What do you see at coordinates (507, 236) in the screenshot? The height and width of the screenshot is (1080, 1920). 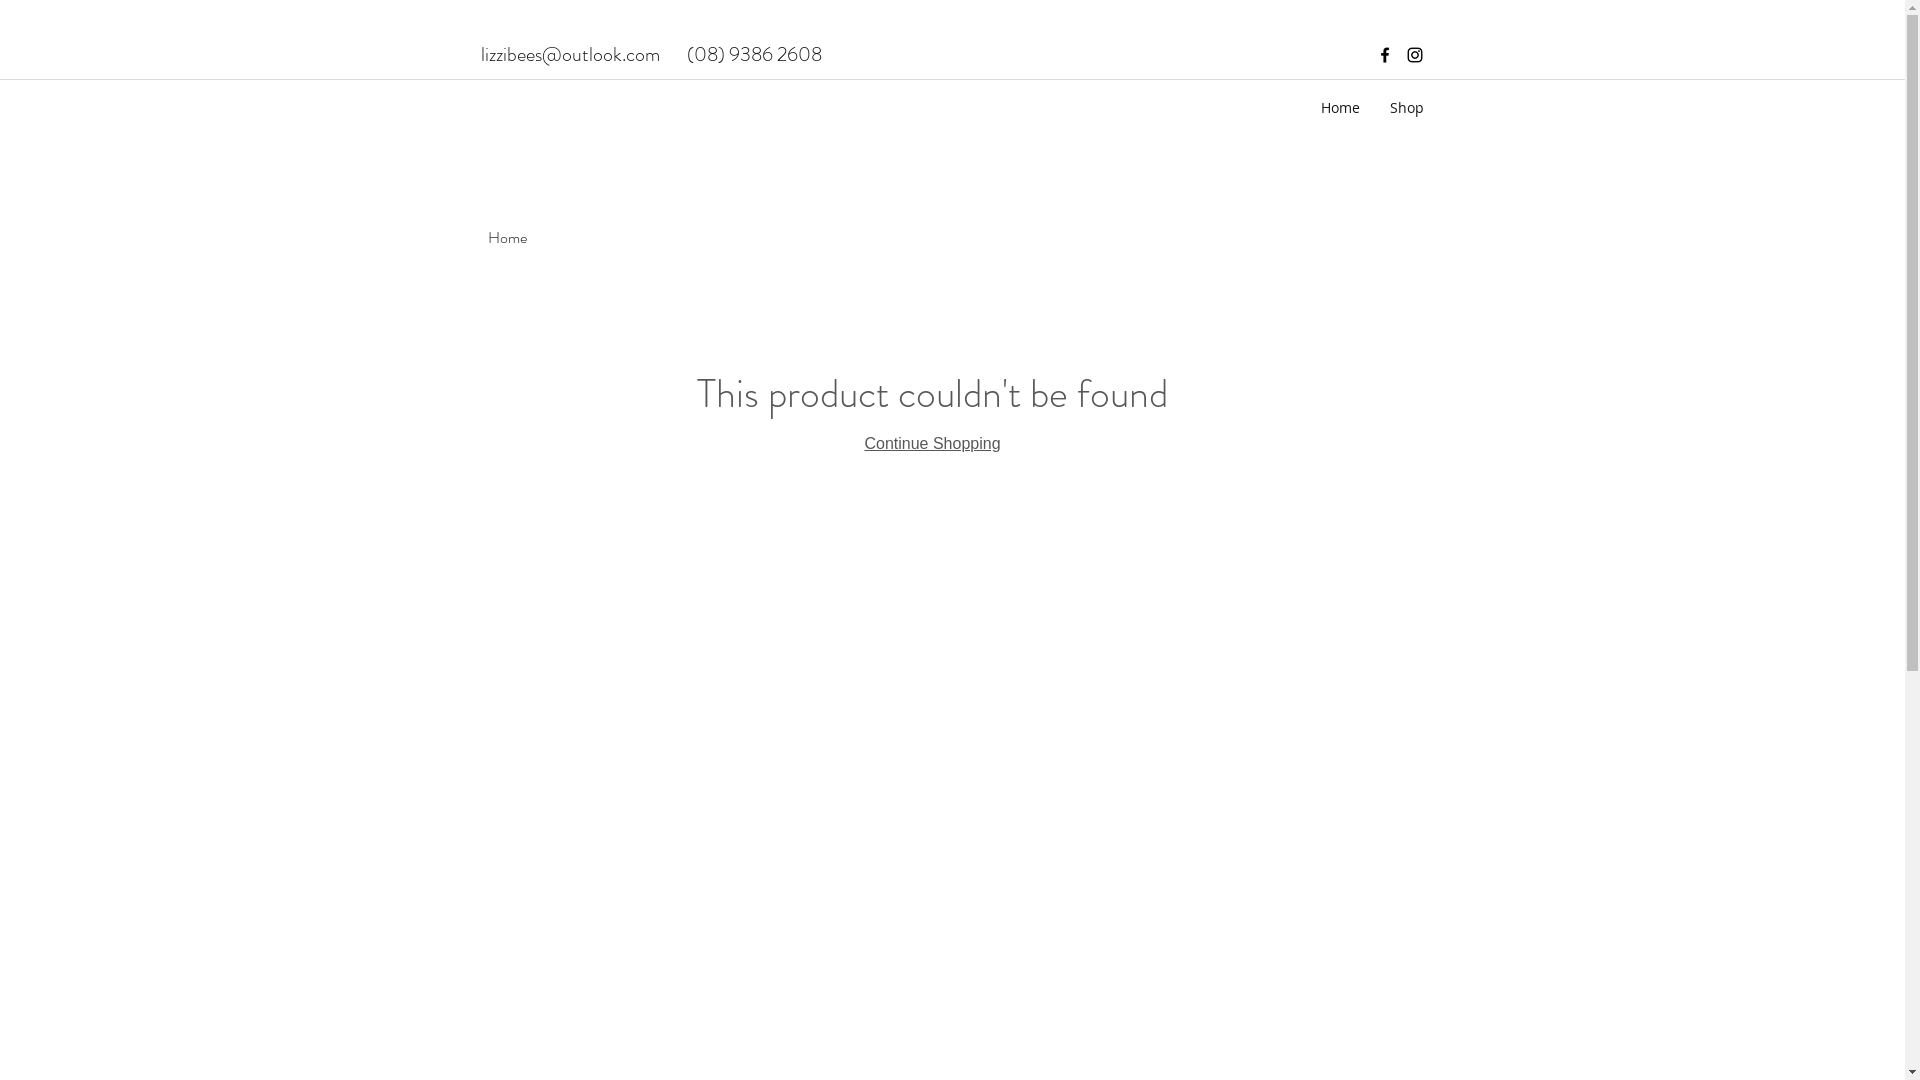 I see `'Home'` at bounding box center [507, 236].